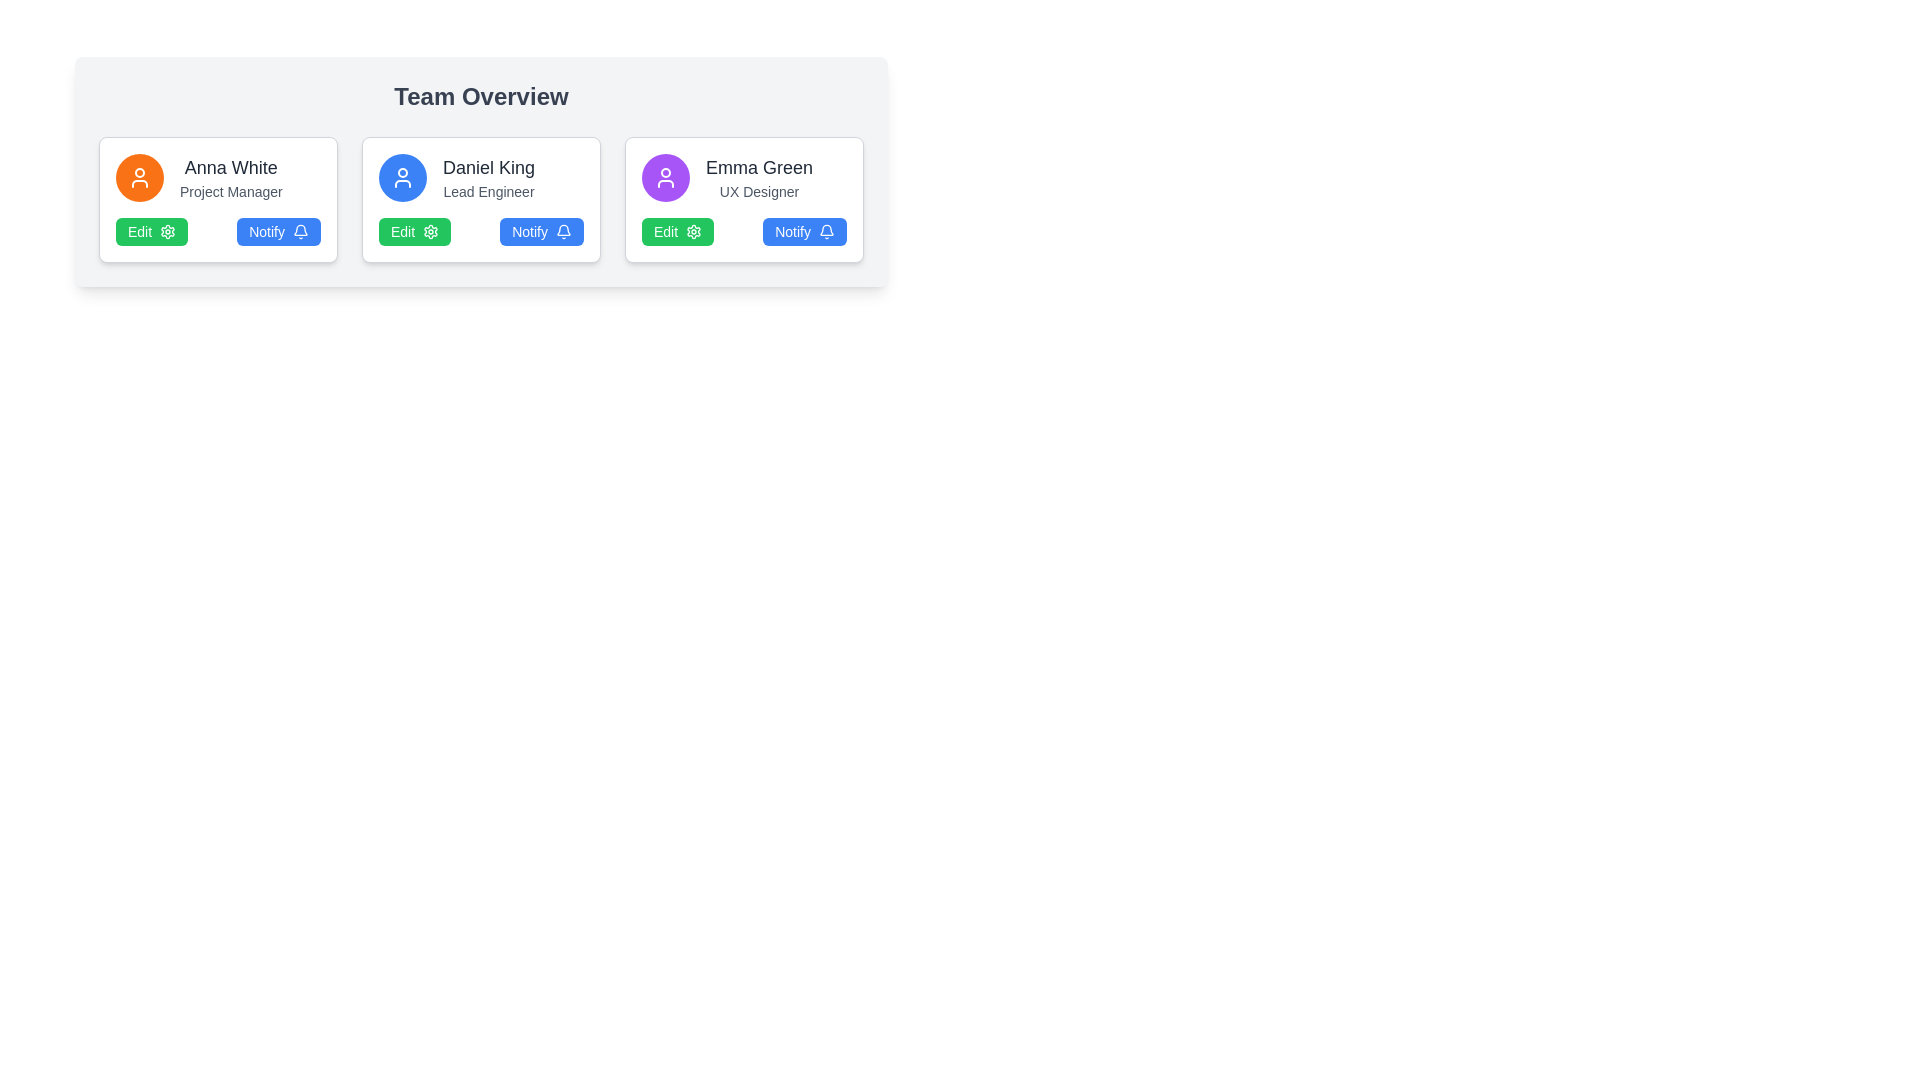 The width and height of the screenshot is (1920, 1080). What do you see at coordinates (218, 200) in the screenshot?
I see `the 'Edit' button on Anna White's Profile Card, which is the first card in the Team Overview section` at bounding box center [218, 200].